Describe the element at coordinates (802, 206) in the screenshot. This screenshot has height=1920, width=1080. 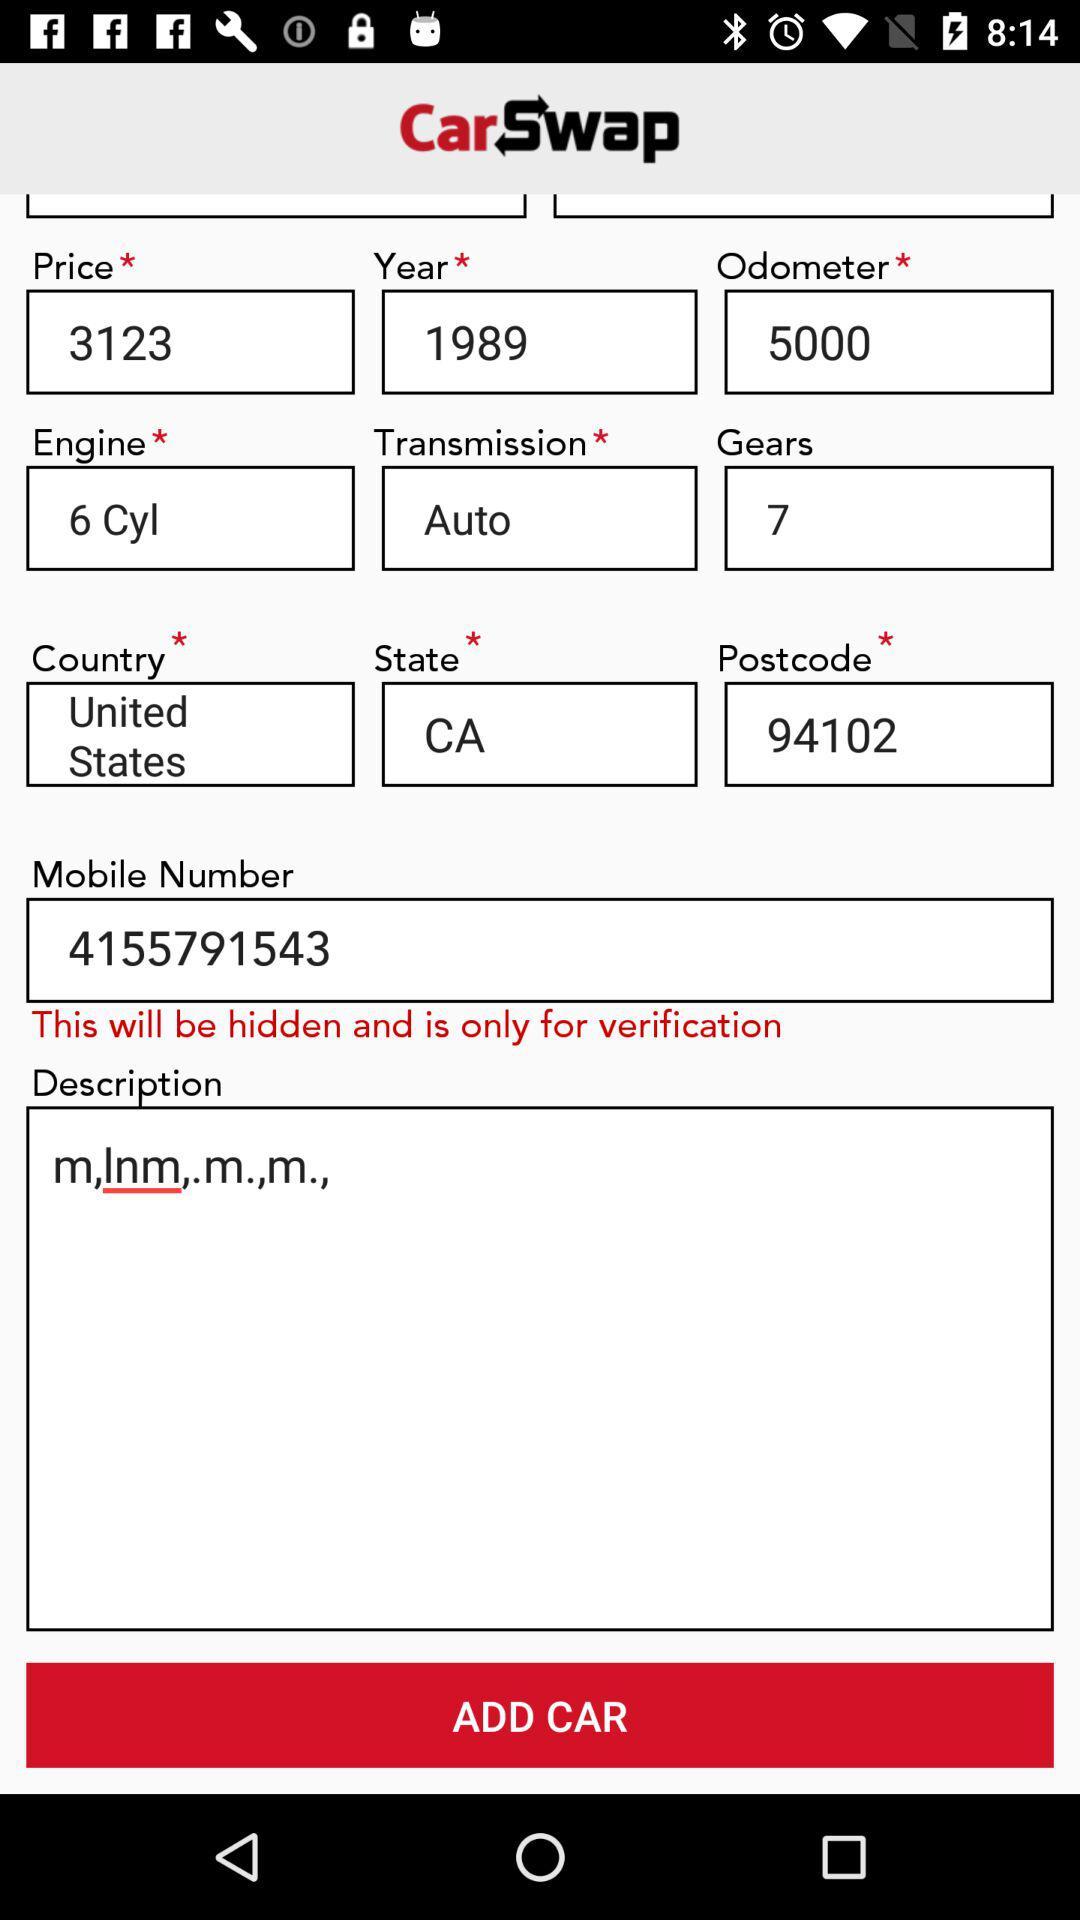
I see `the item to the right of 235123` at that location.